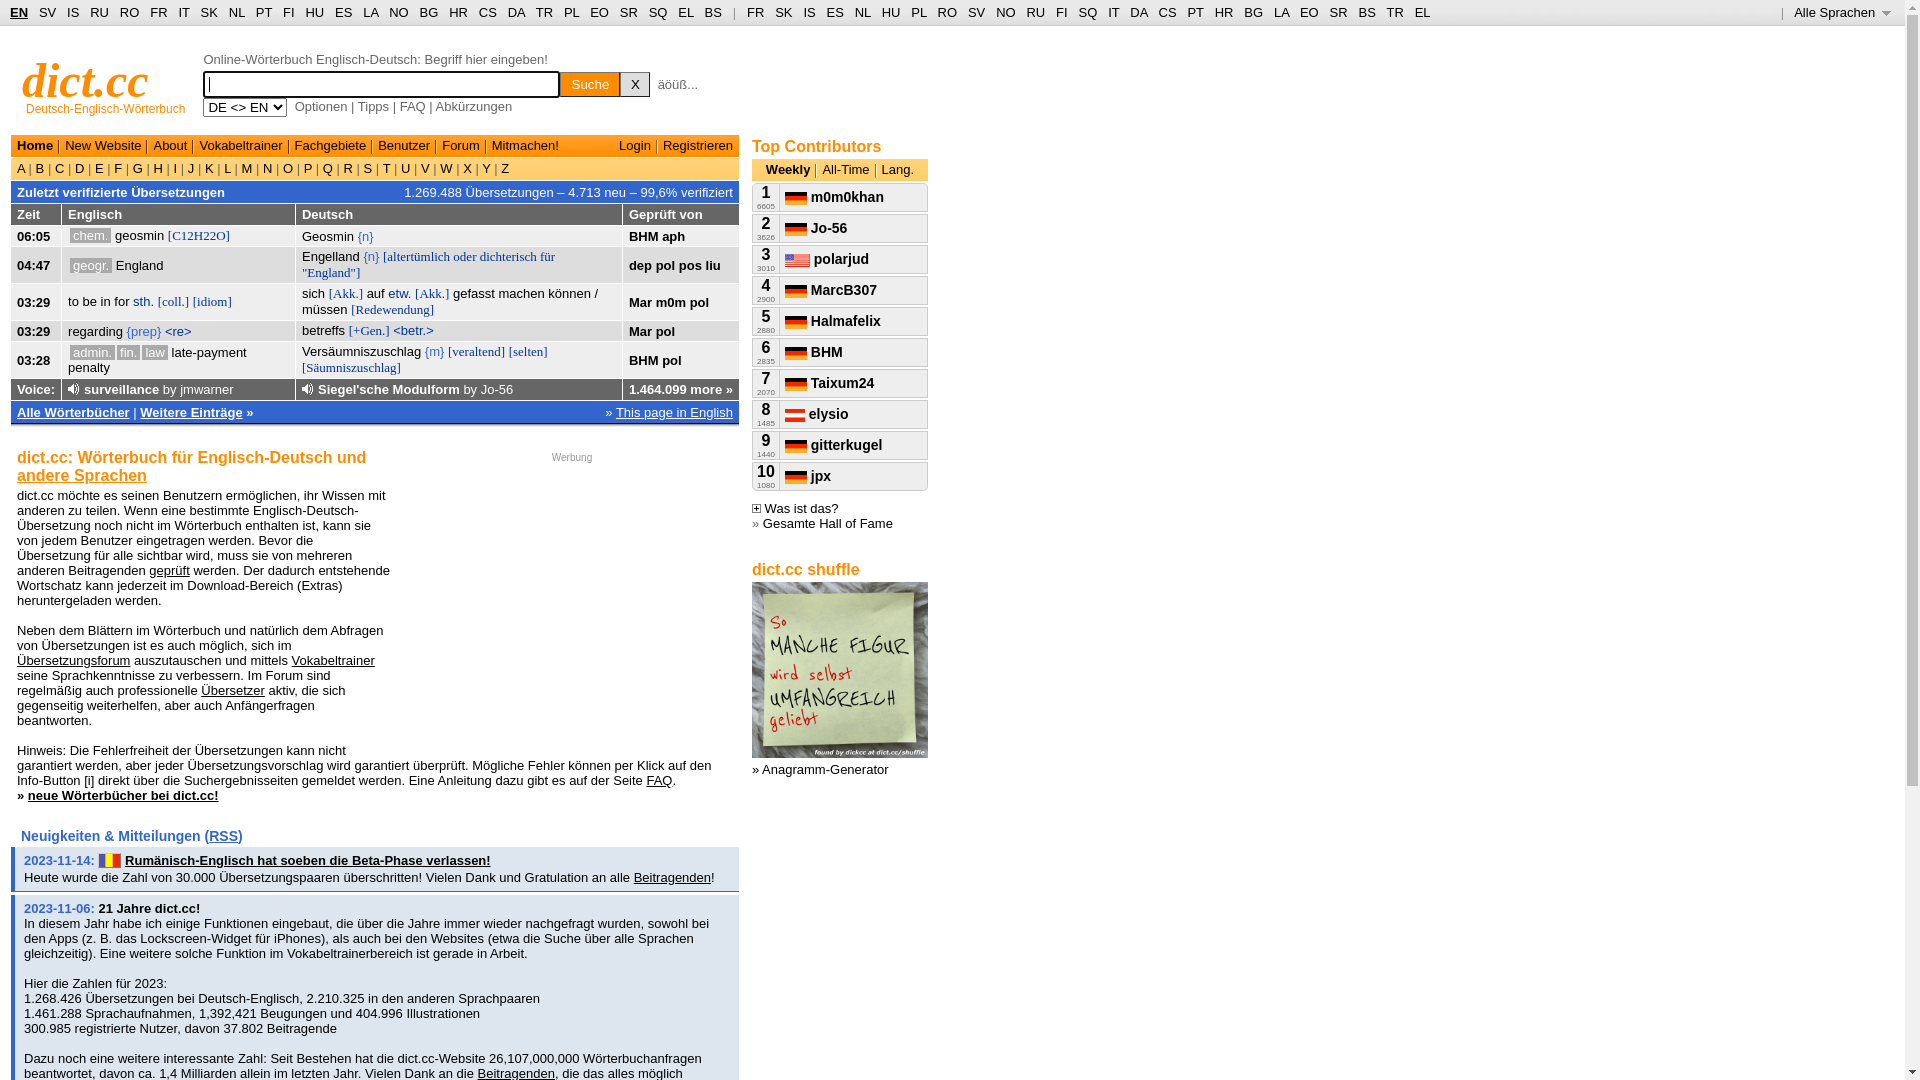  Describe the element at coordinates (1223, 12) in the screenshot. I see `'HR'` at that location.